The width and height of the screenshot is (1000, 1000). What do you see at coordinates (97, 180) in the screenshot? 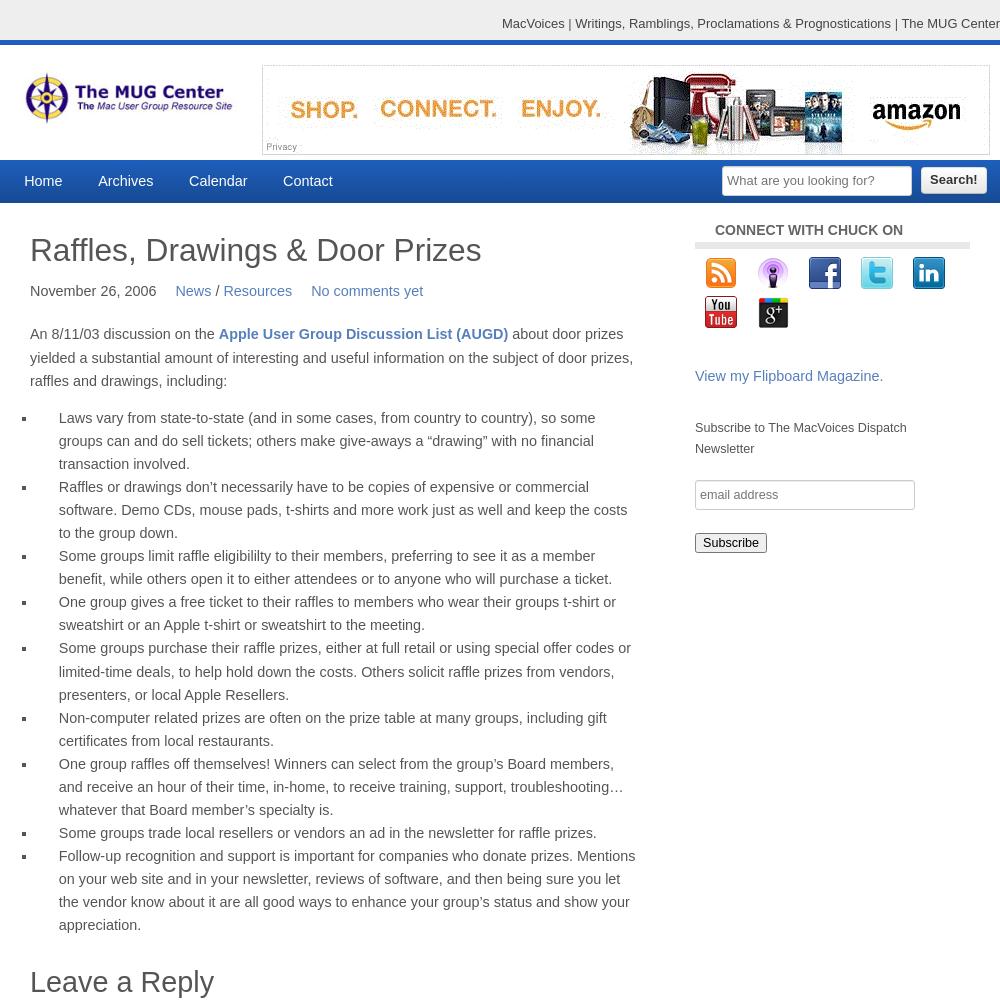
I see `'Archives'` at bounding box center [97, 180].